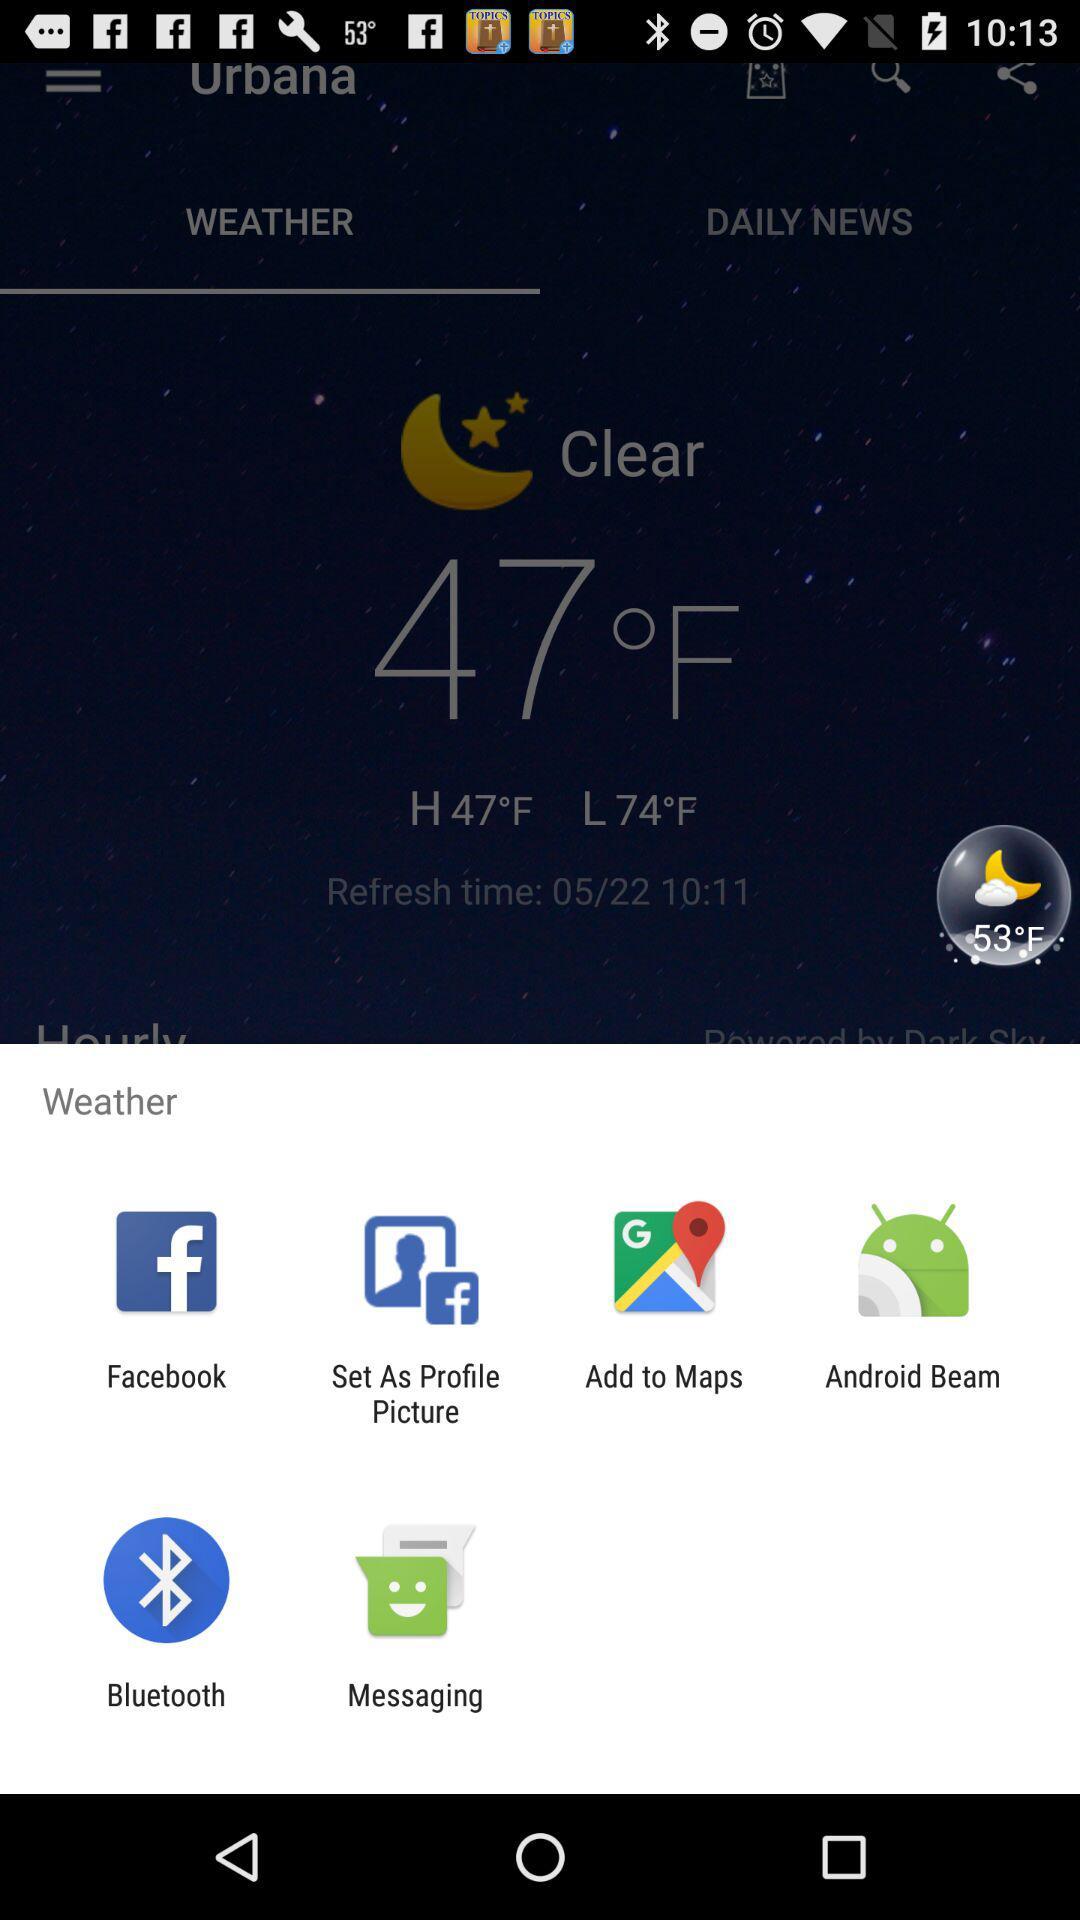  What do you see at coordinates (165, 1711) in the screenshot?
I see `the icon next to messaging app` at bounding box center [165, 1711].